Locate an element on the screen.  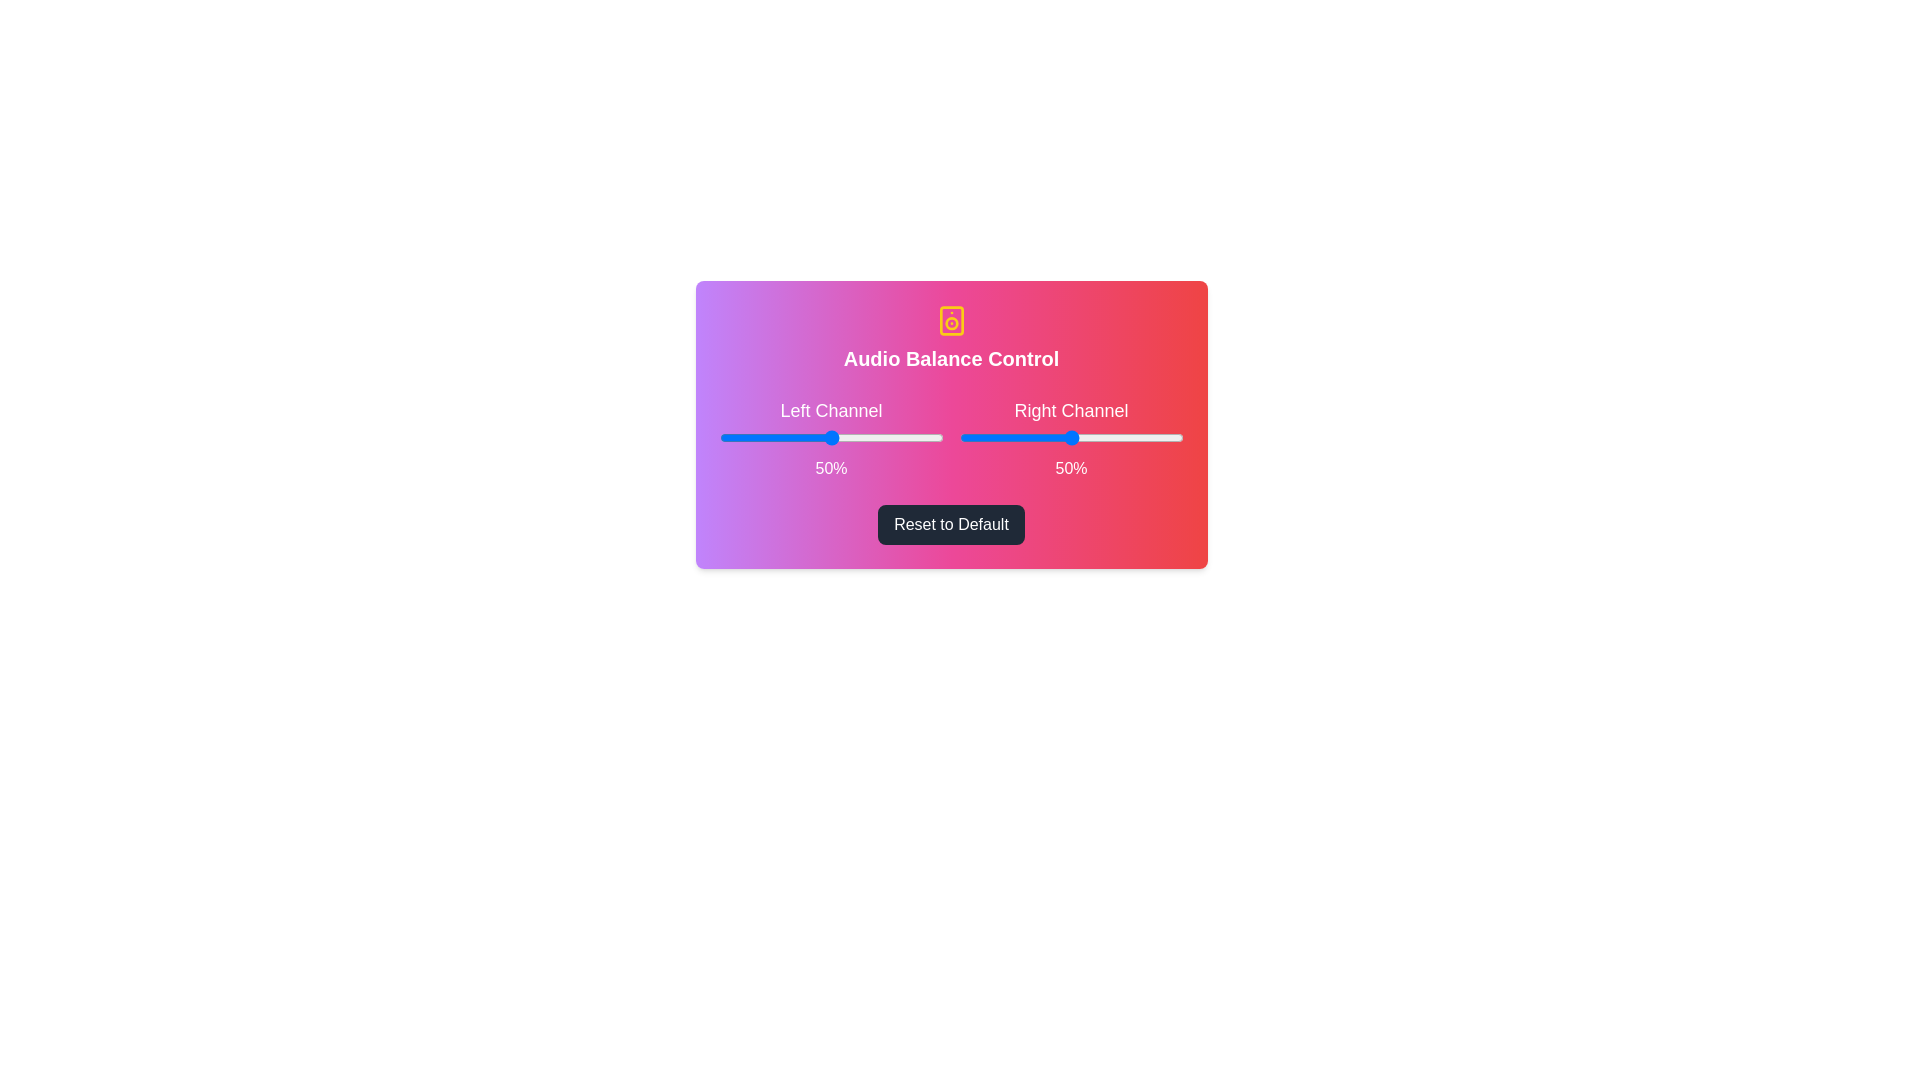
the right slider to 80% is located at coordinates (1138, 437).